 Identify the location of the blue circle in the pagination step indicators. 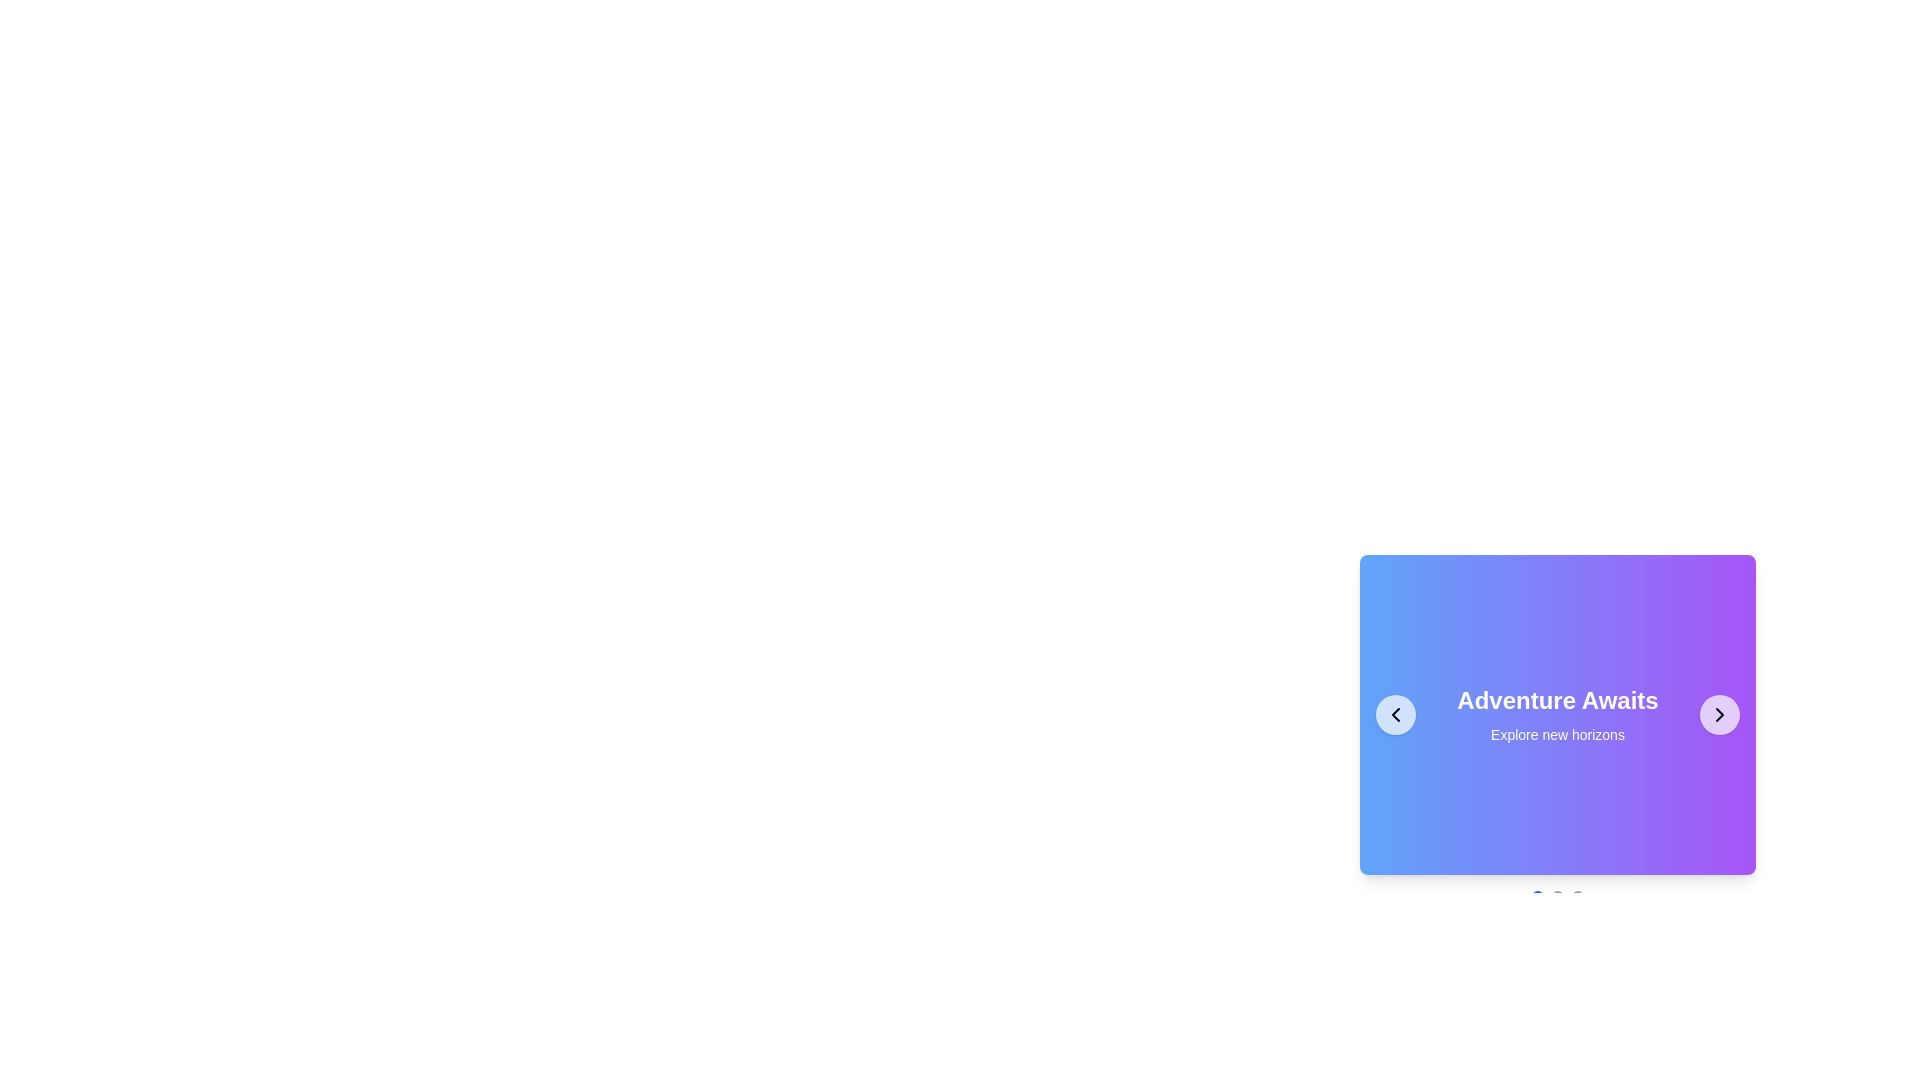
(1557, 896).